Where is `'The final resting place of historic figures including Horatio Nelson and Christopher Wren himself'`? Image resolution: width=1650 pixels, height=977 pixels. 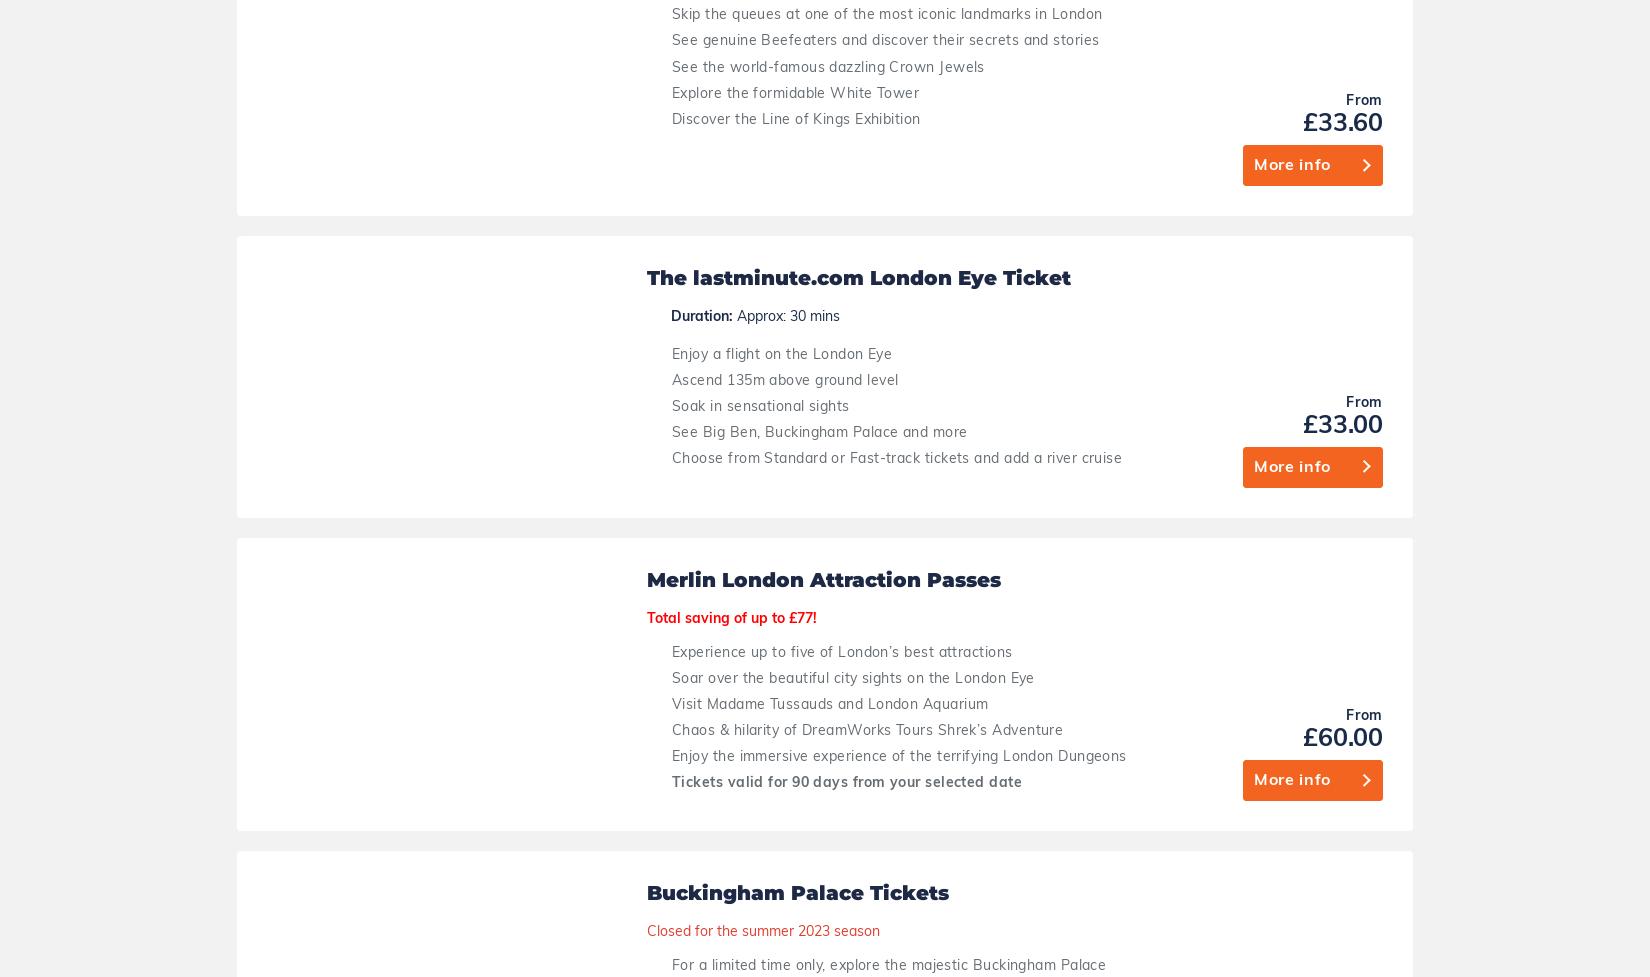 'The final resting place of historic figures including Horatio Nelson and Christopher Wren himself' is located at coordinates (910, 313).